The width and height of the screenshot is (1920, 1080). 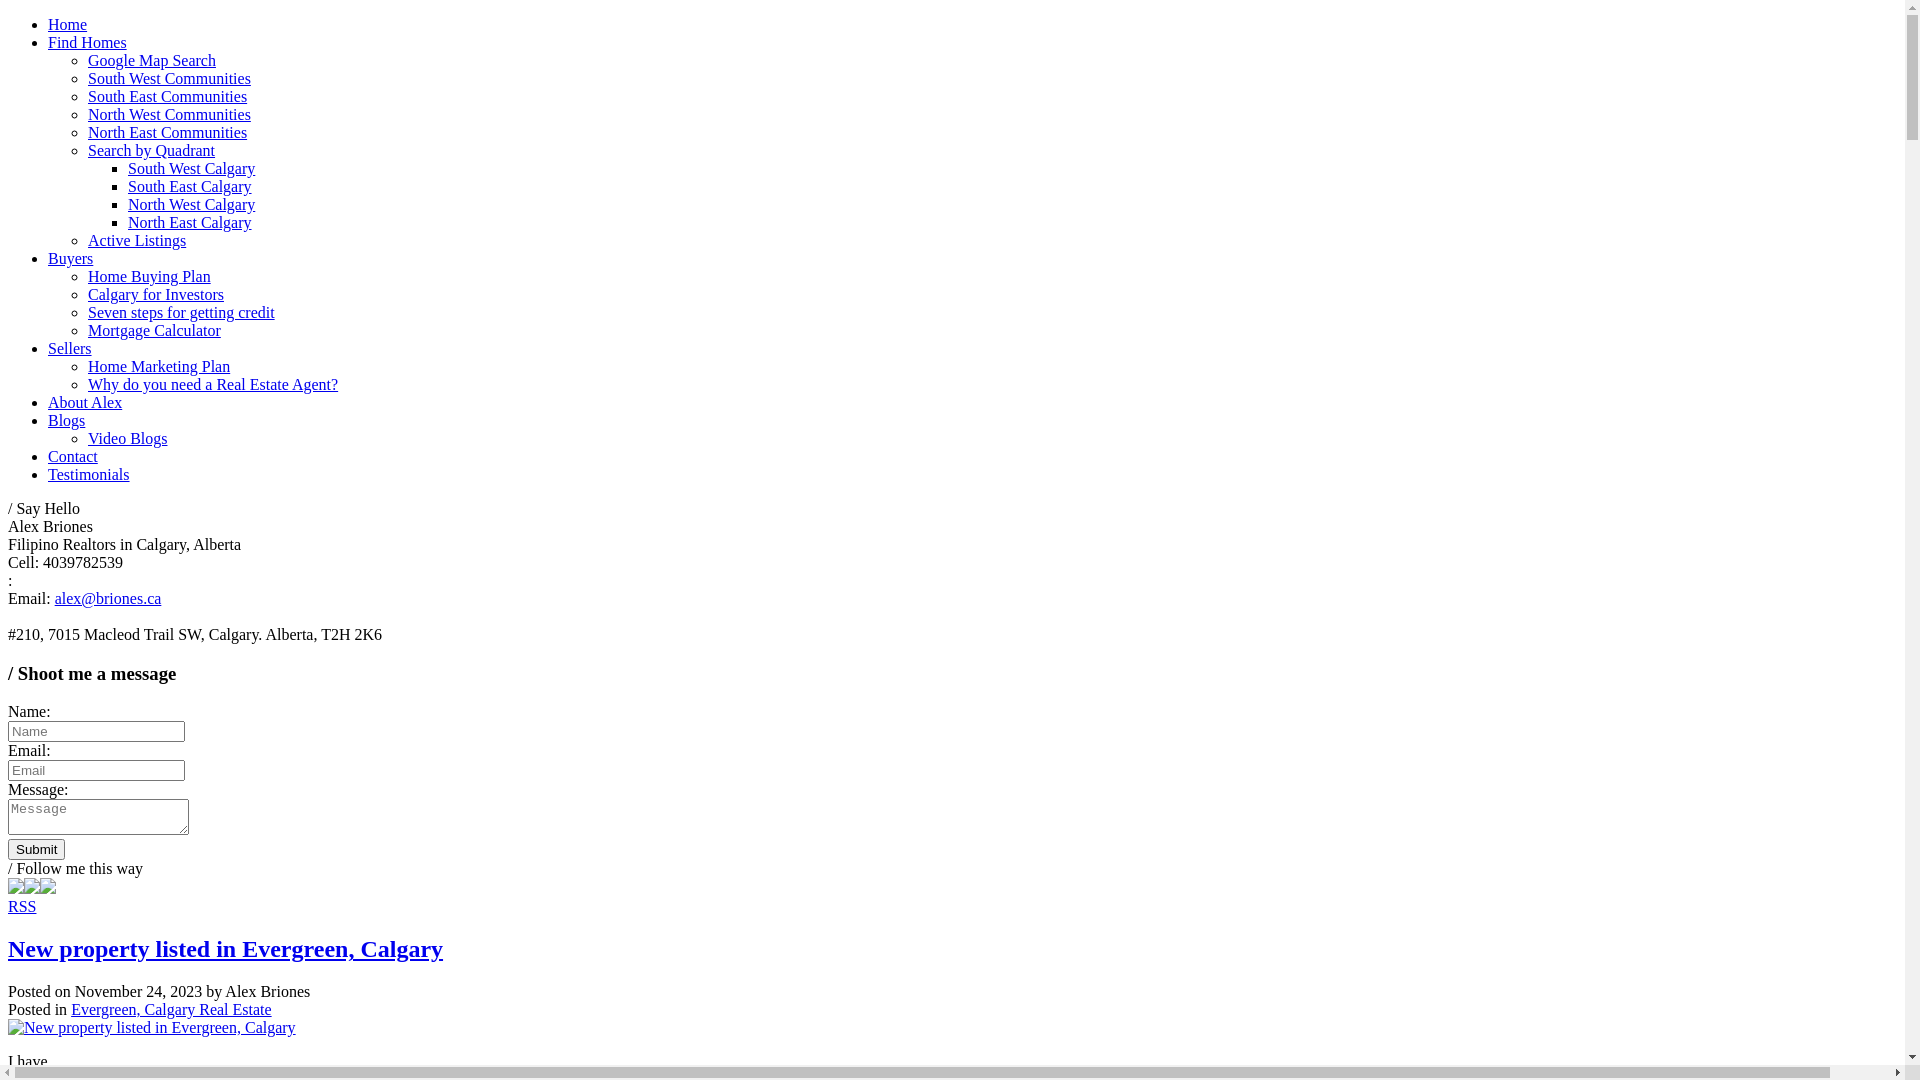 What do you see at coordinates (171, 1009) in the screenshot?
I see `'Evergreen, Calgary Real Estate'` at bounding box center [171, 1009].